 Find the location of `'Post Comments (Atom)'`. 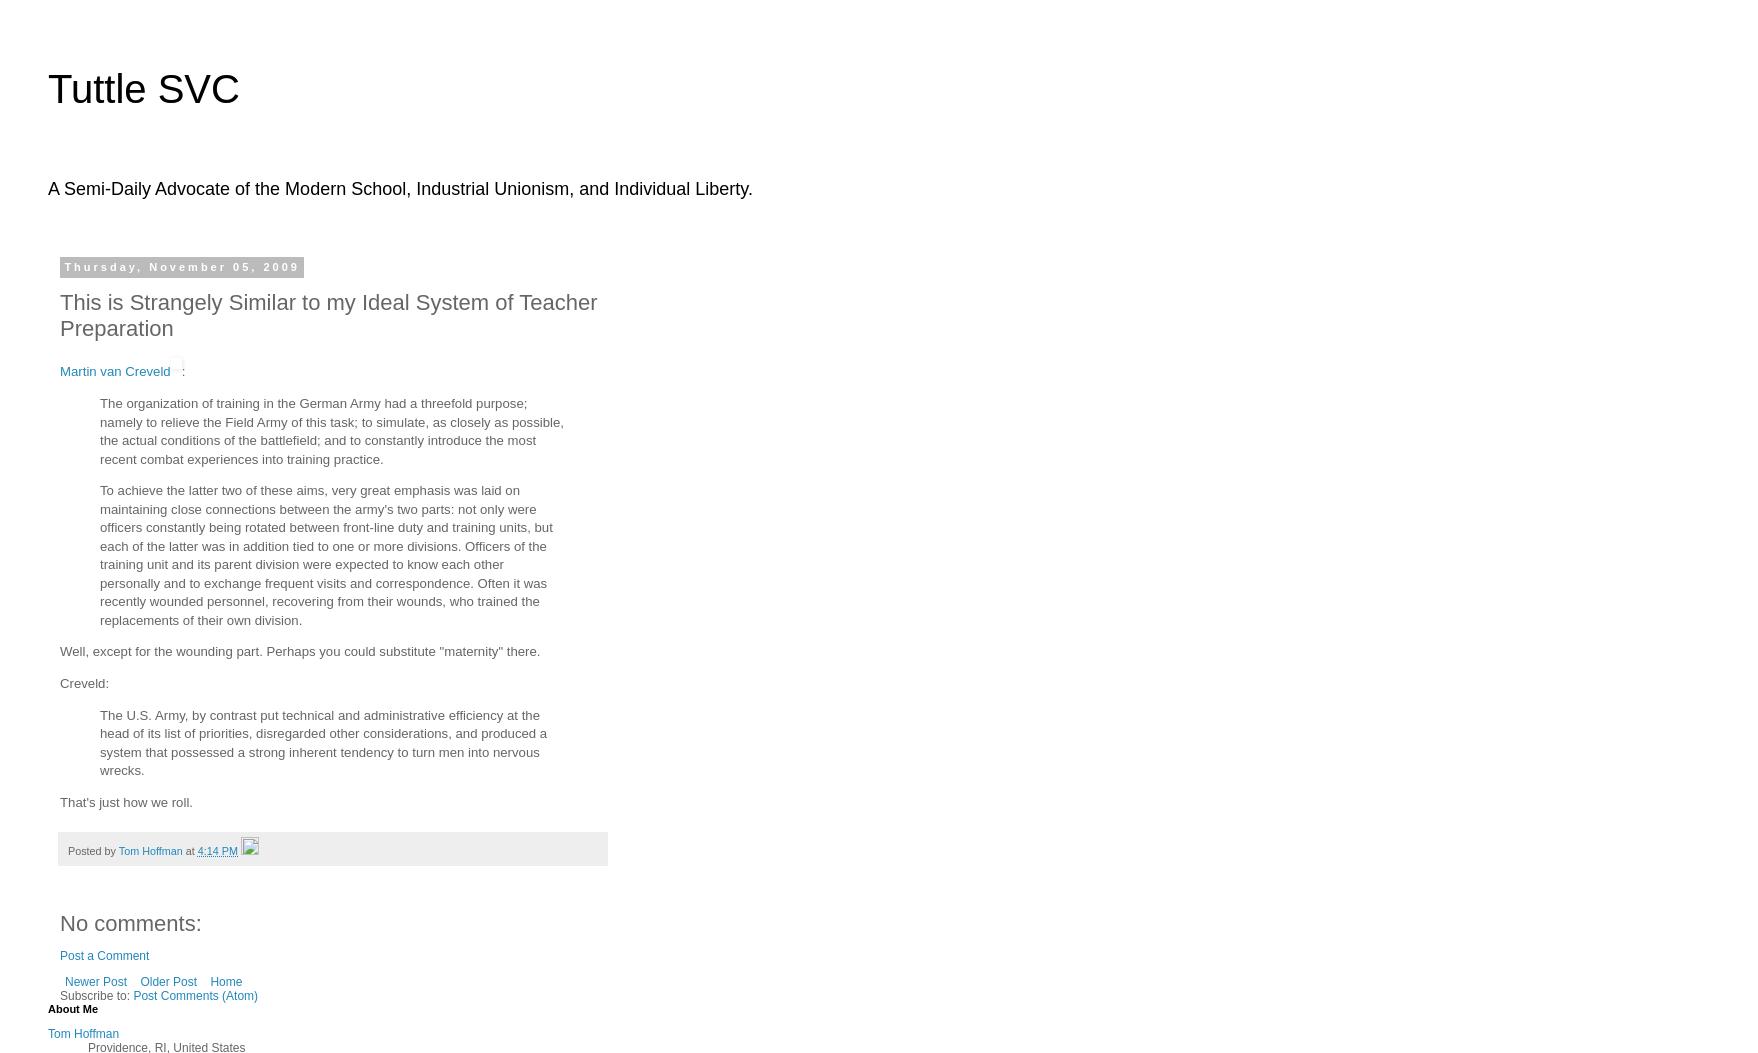

'Post Comments (Atom)' is located at coordinates (194, 996).